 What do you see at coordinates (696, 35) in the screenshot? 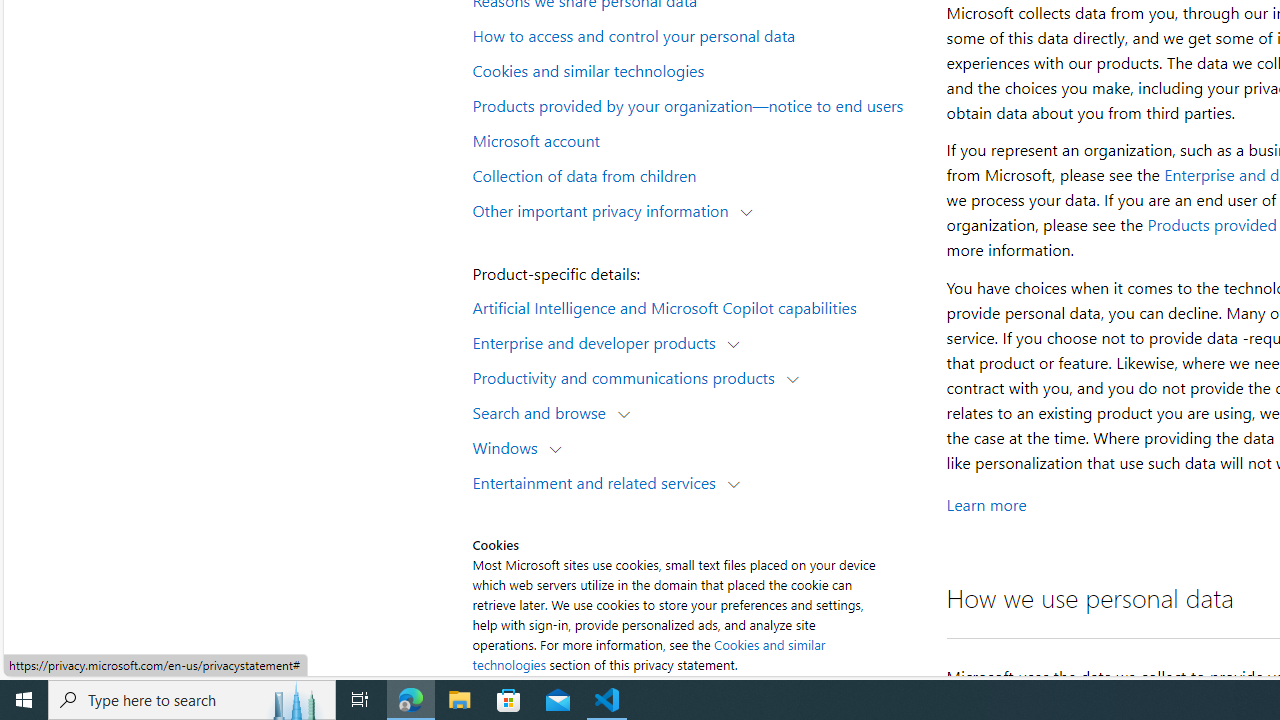
I see `'How to access and control your personal data'` at bounding box center [696, 35].